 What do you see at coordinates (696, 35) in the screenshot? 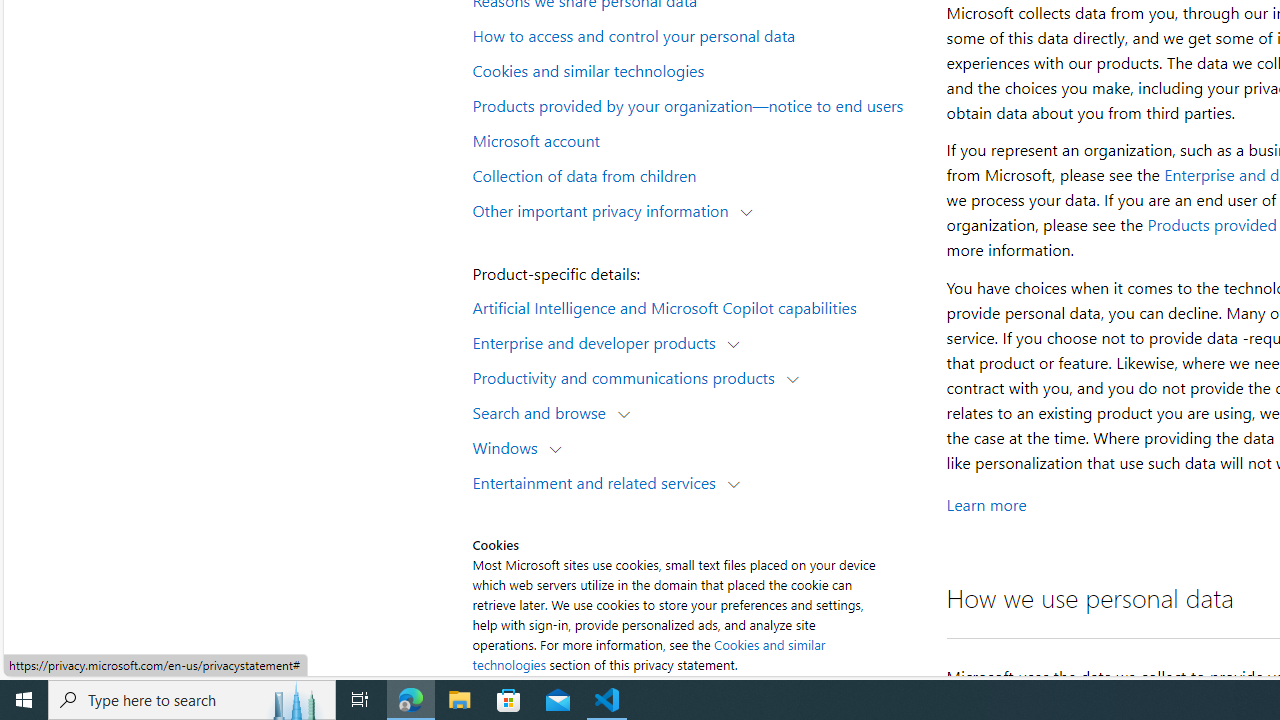
I see `'How to access and control your personal data'` at bounding box center [696, 35].